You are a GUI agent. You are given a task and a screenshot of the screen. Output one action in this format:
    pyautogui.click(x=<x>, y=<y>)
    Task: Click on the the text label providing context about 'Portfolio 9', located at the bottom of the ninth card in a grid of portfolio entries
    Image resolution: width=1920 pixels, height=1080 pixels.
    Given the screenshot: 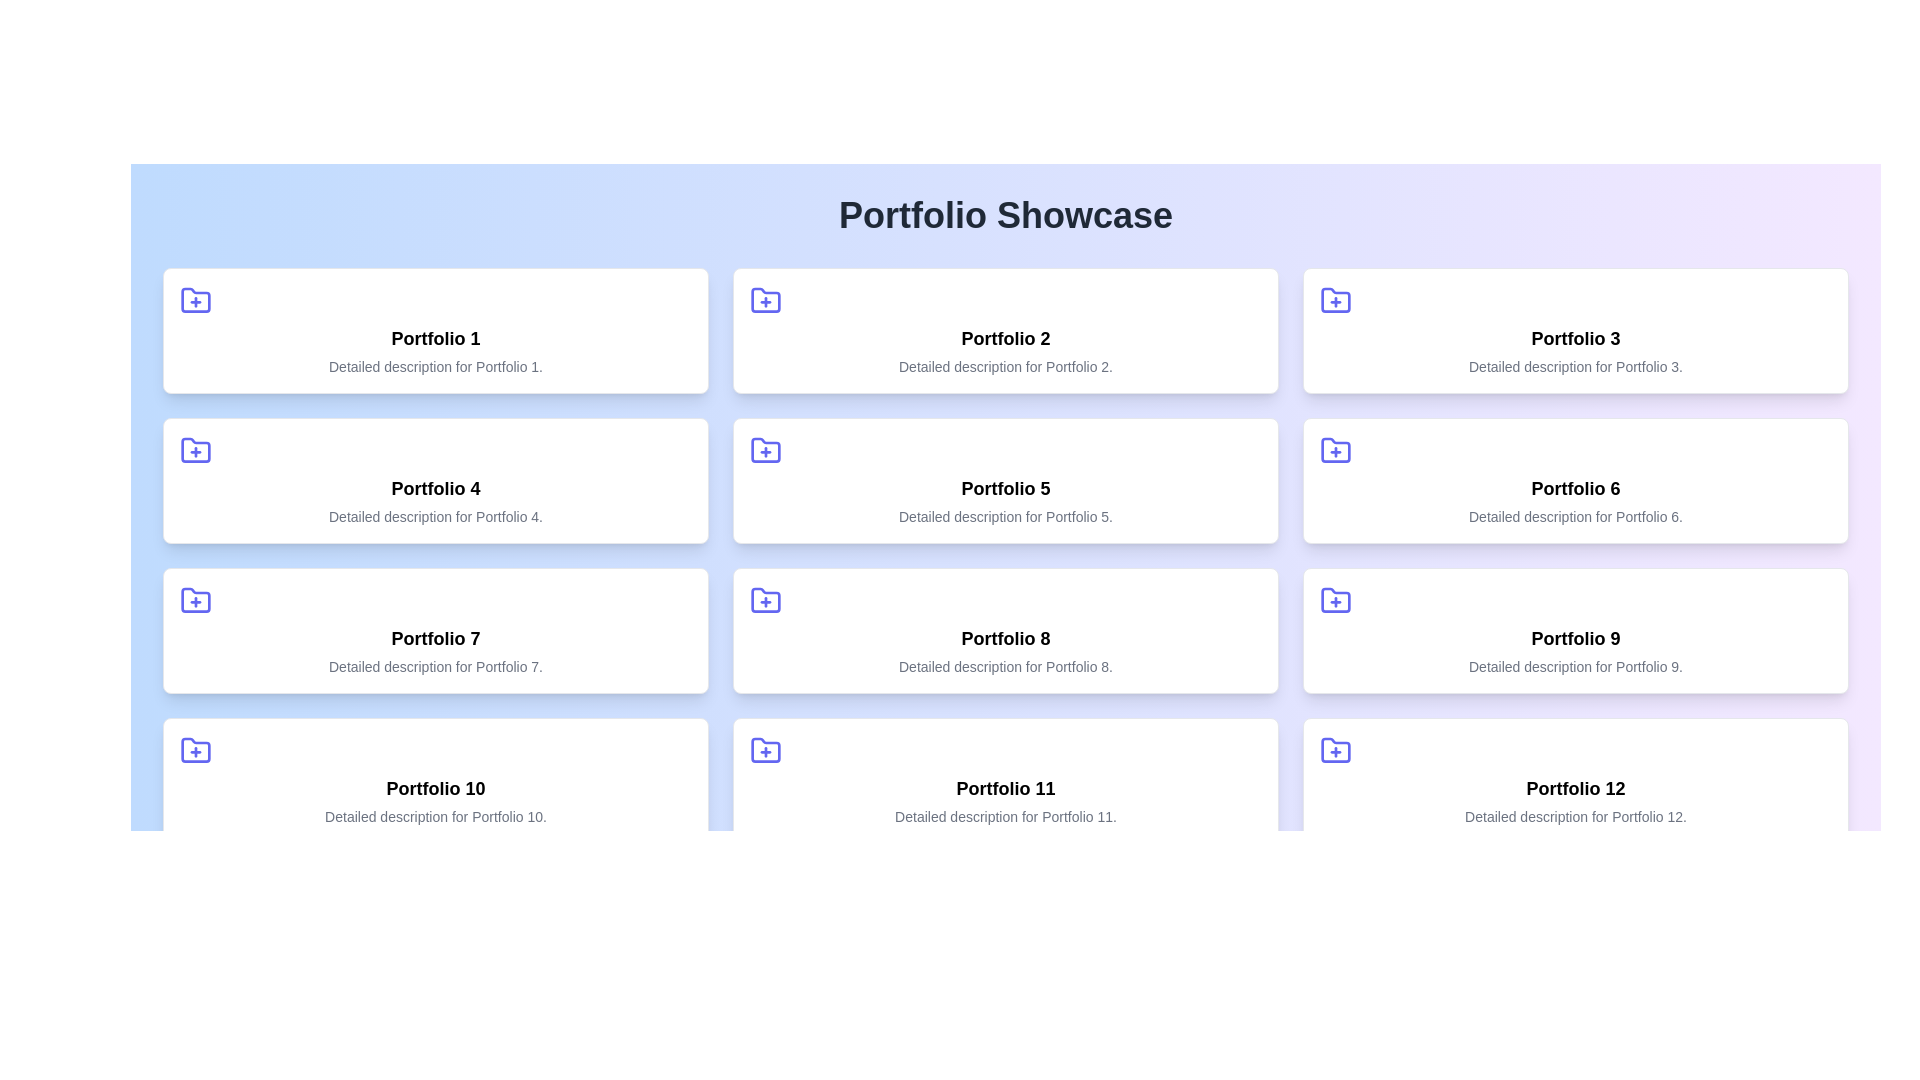 What is the action you would take?
    pyautogui.click(x=1574, y=667)
    